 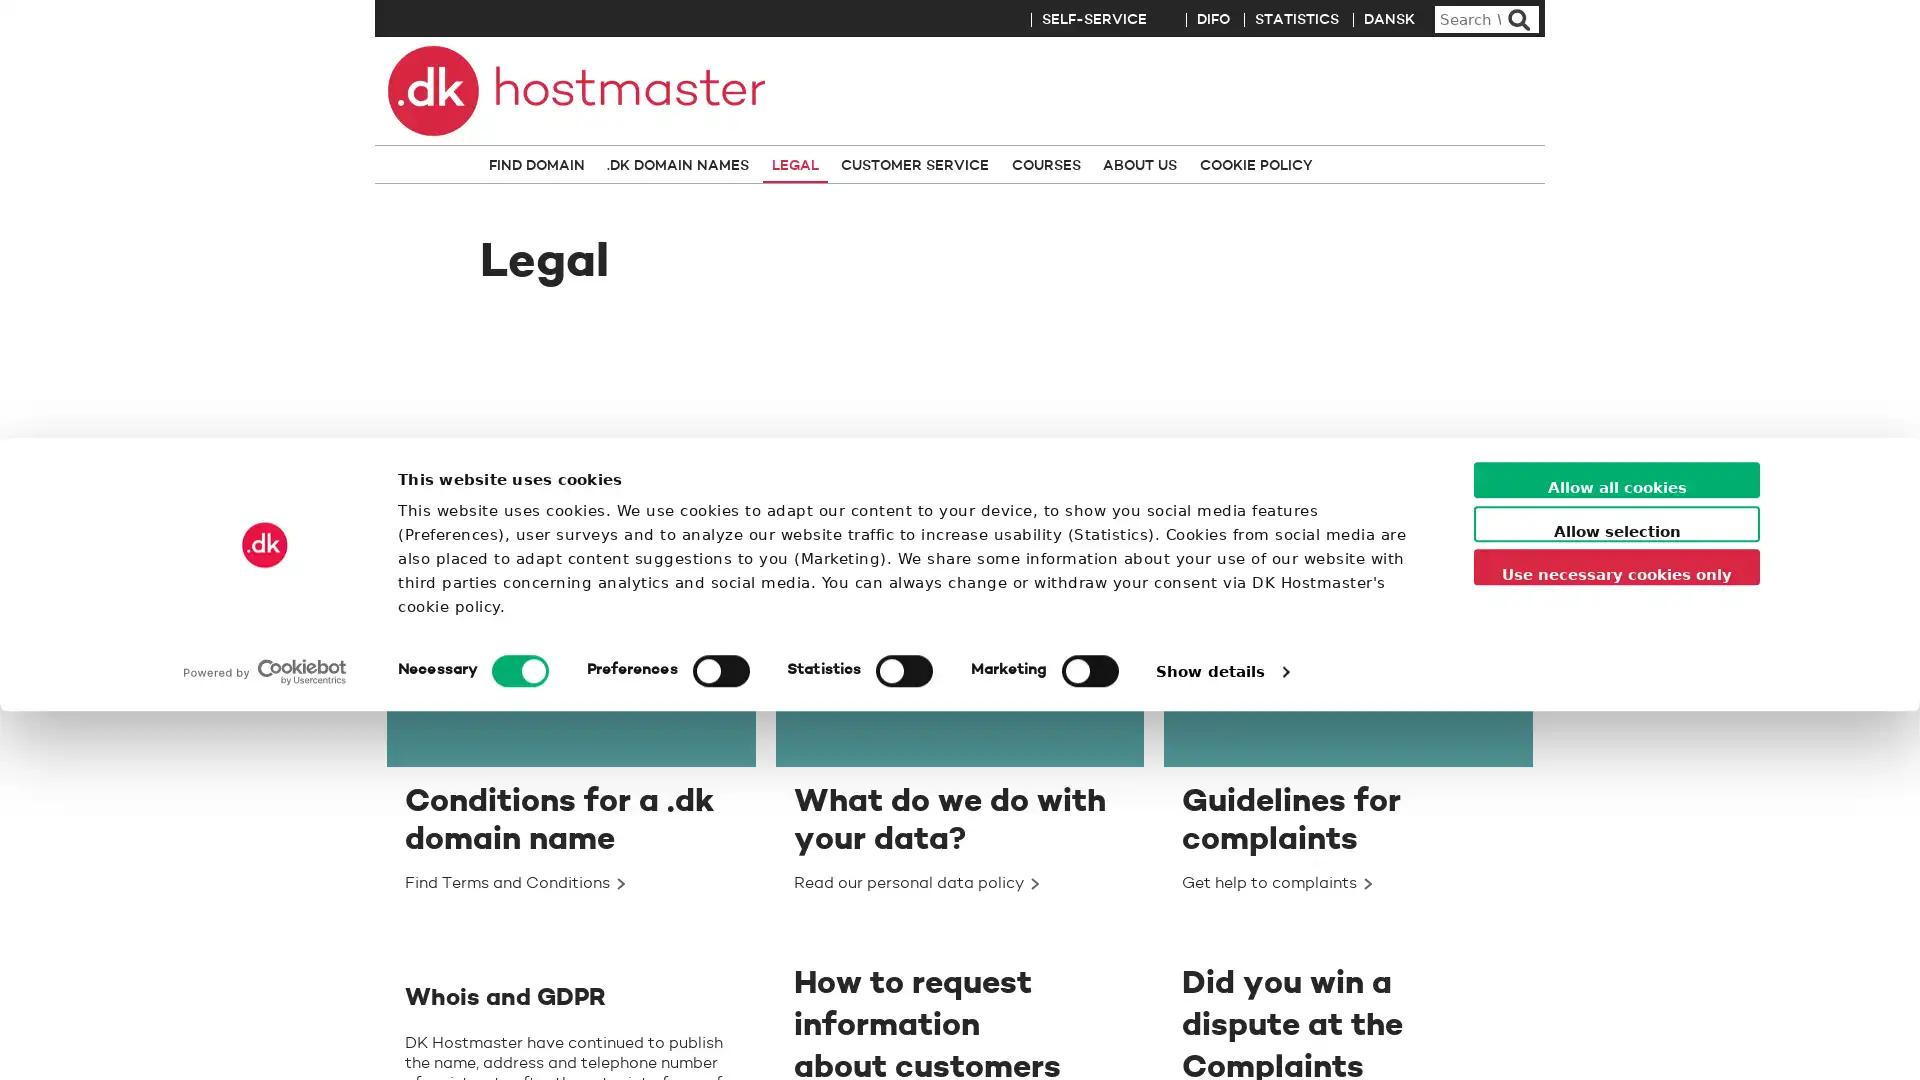 I want to click on Allow all cookies, so click(x=1617, y=848).